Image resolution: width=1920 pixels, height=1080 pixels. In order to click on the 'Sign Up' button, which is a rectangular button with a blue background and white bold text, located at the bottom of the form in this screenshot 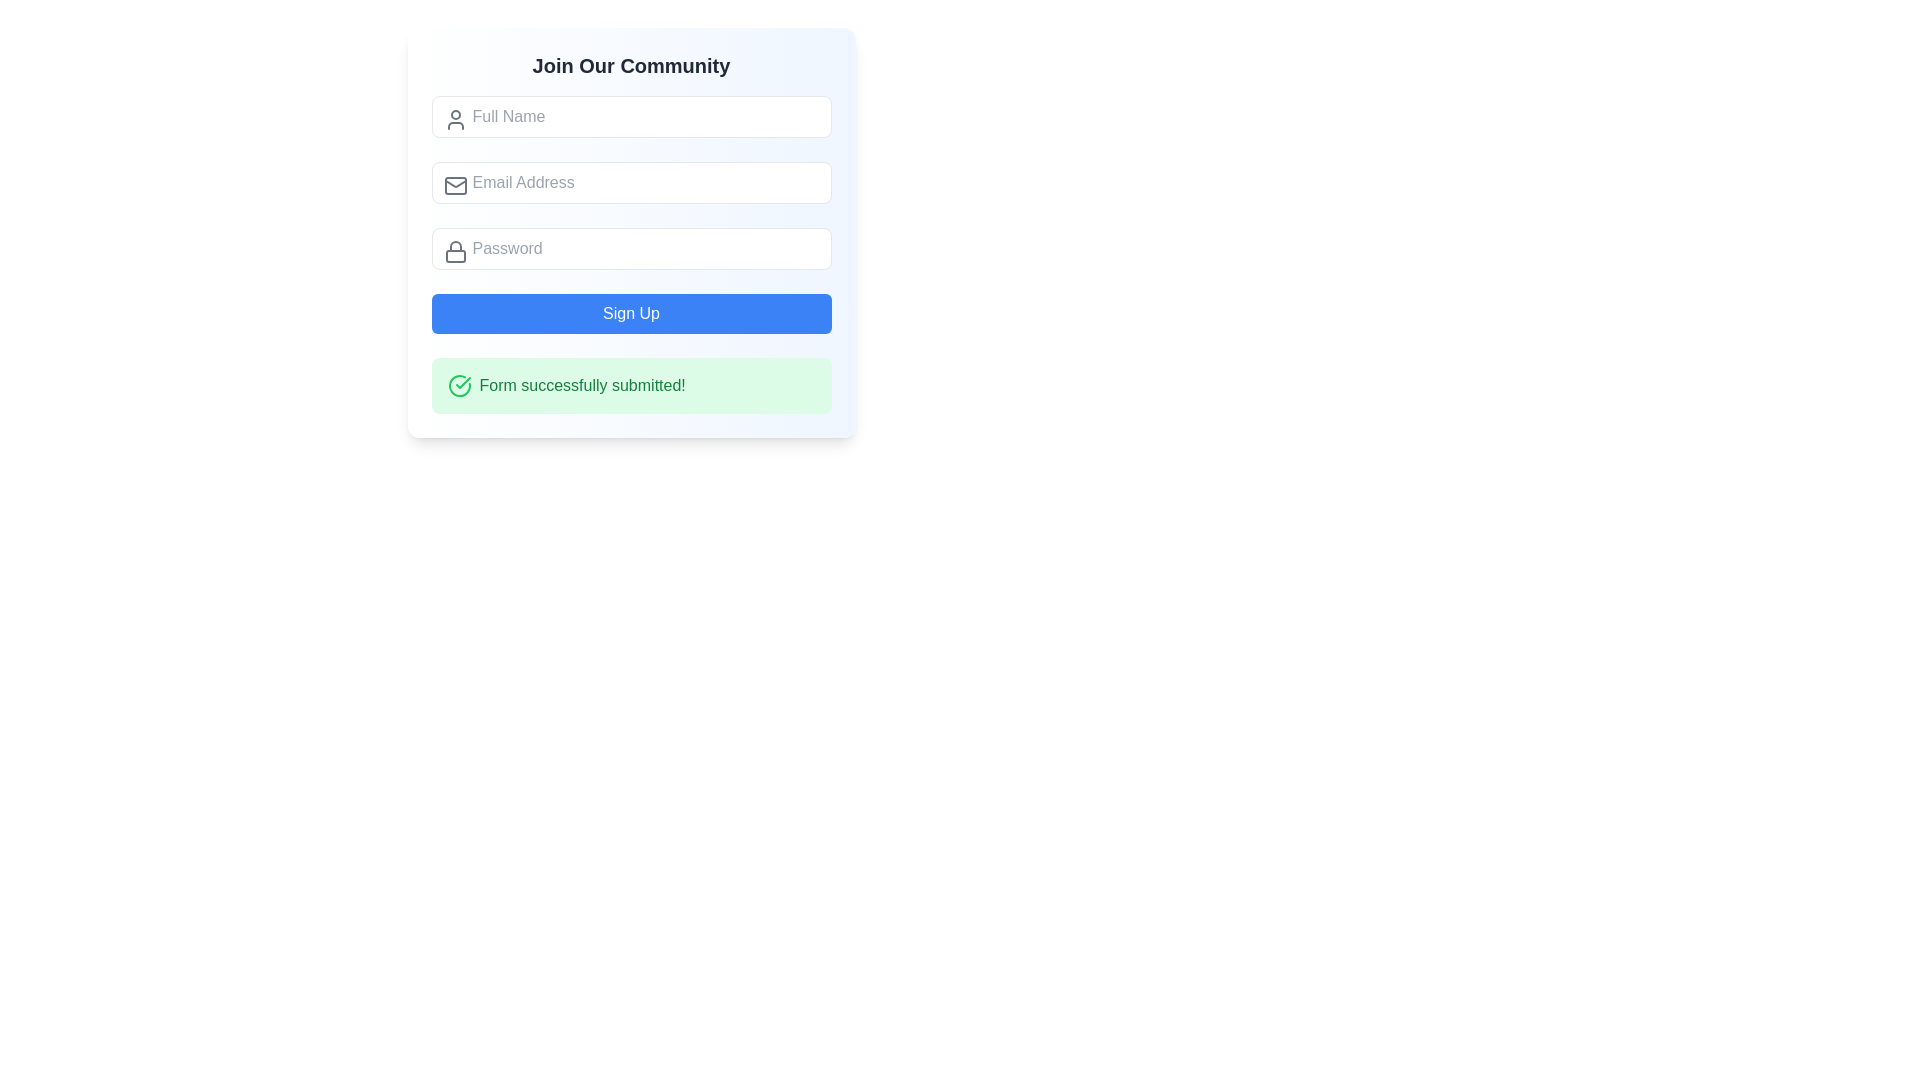, I will do `click(630, 313)`.